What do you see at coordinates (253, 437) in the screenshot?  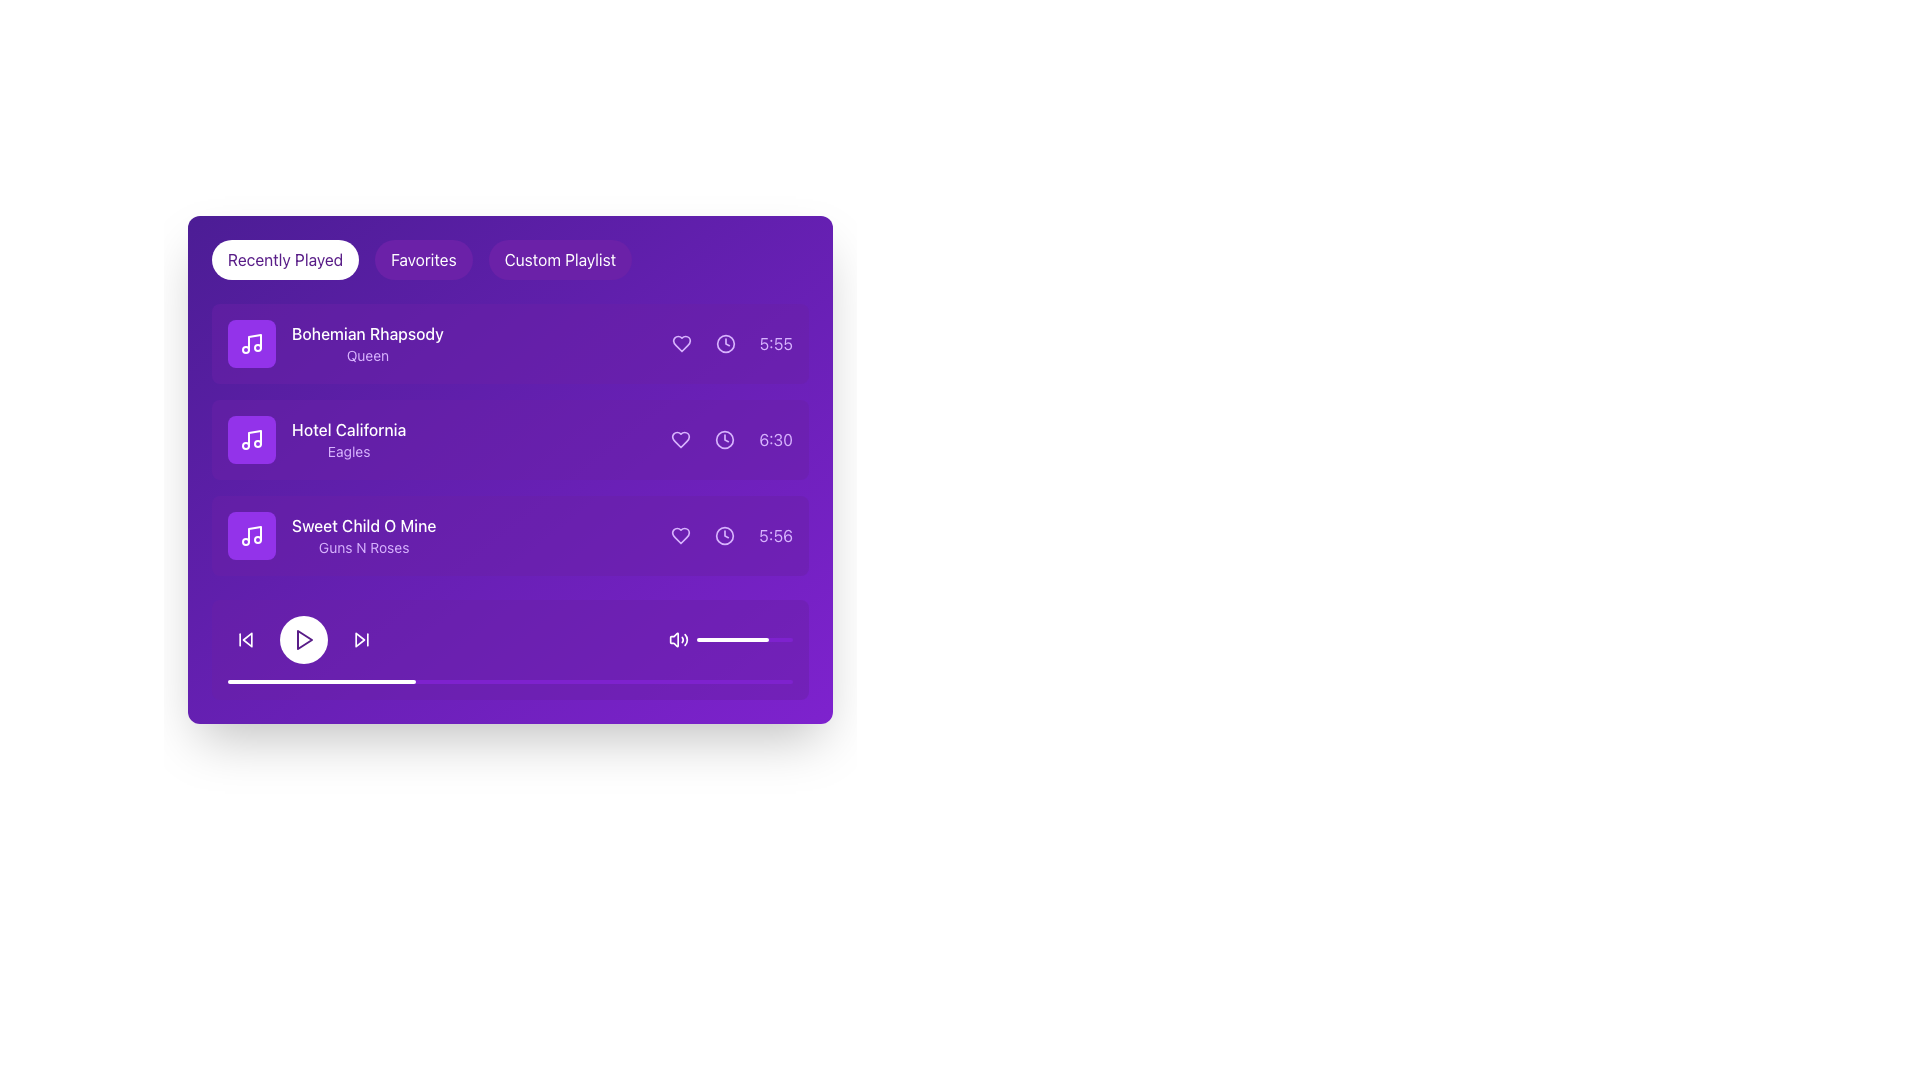 I see `the upper segment of the second music icon representing the song 'Hotel California' in the list` at bounding box center [253, 437].